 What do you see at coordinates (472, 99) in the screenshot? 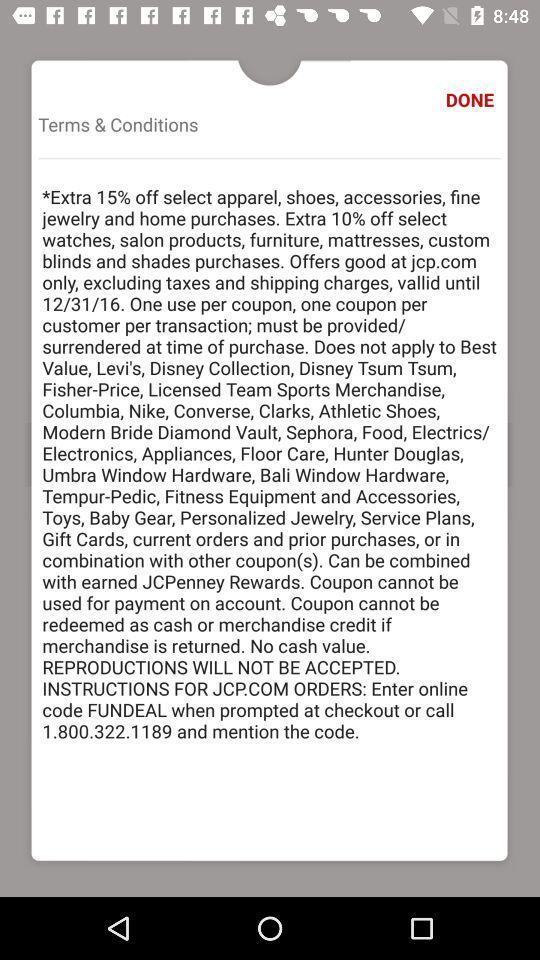
I see `item at the top right corner` at bounding box center [472, 99].